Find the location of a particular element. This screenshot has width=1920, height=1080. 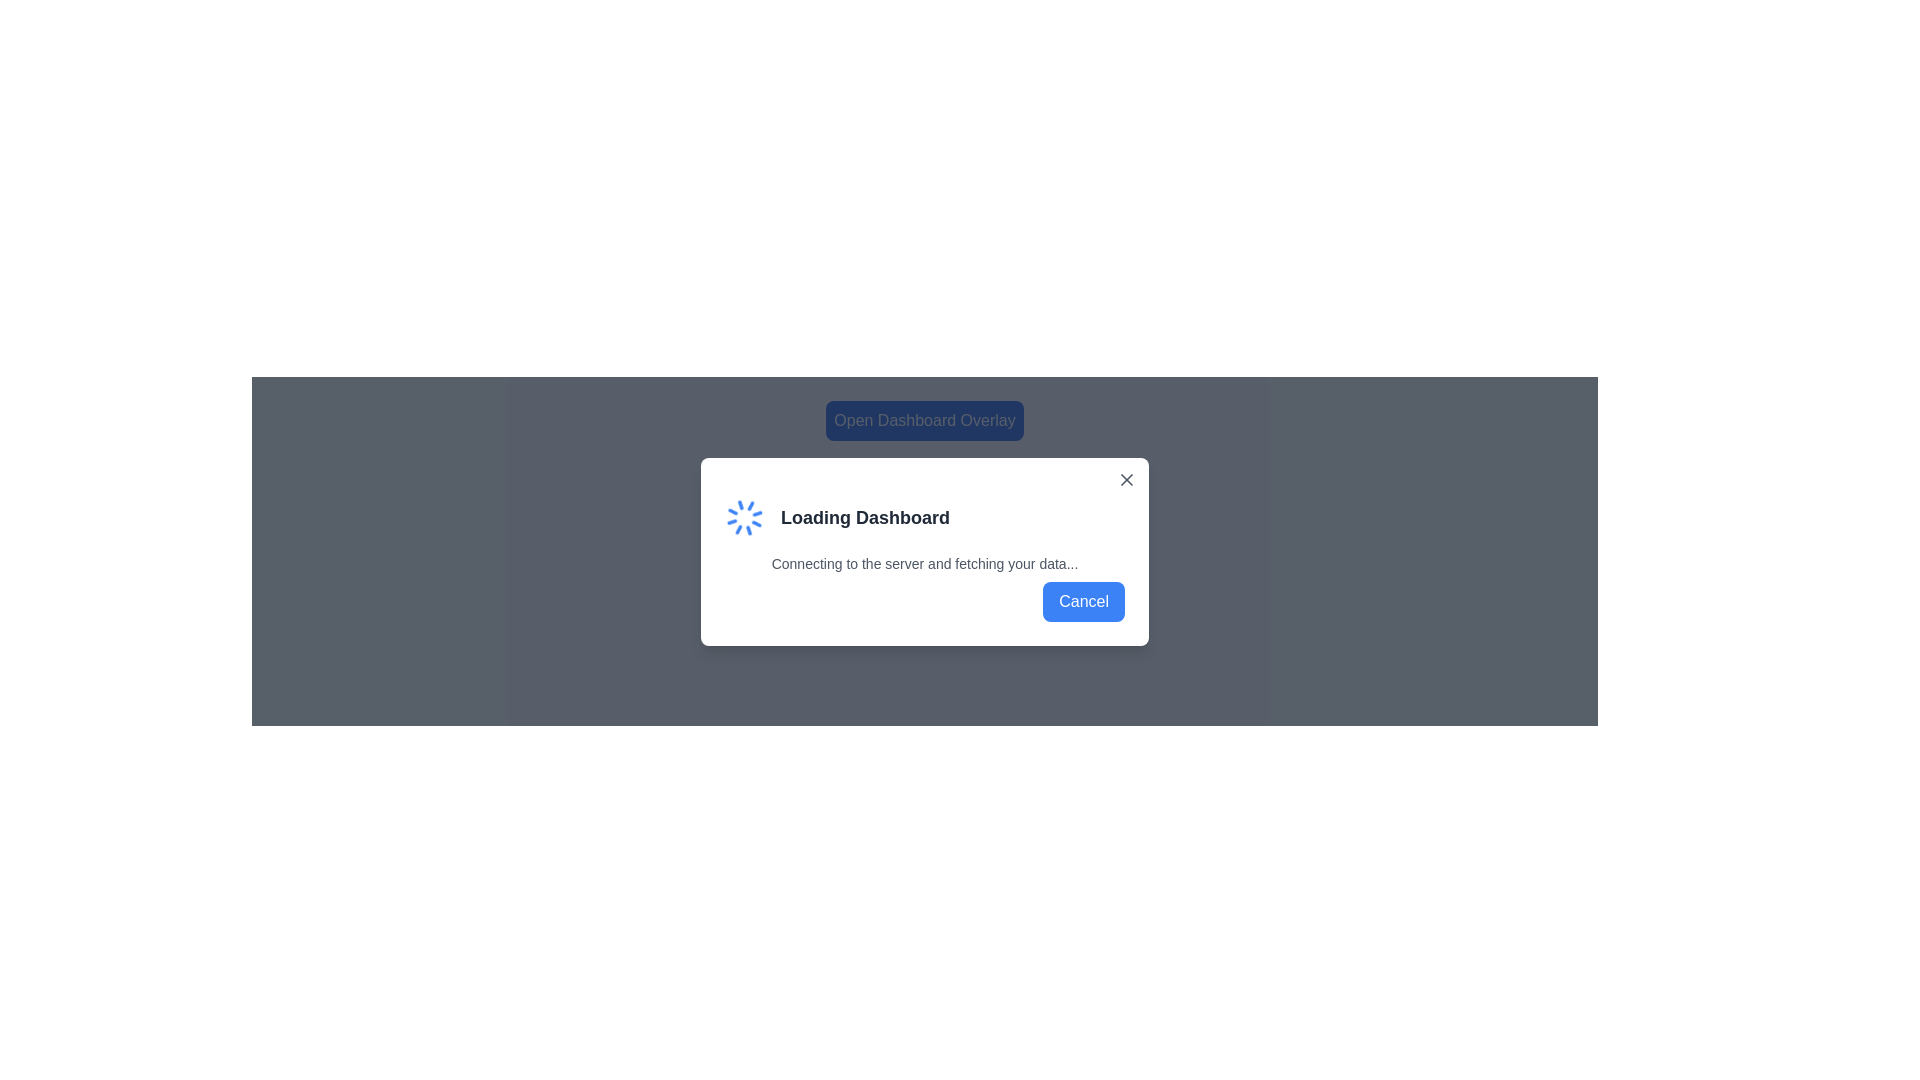

the button with a blue background and white text reading 'Open Dashboard Overlay' is located at coordinates (924, 419).